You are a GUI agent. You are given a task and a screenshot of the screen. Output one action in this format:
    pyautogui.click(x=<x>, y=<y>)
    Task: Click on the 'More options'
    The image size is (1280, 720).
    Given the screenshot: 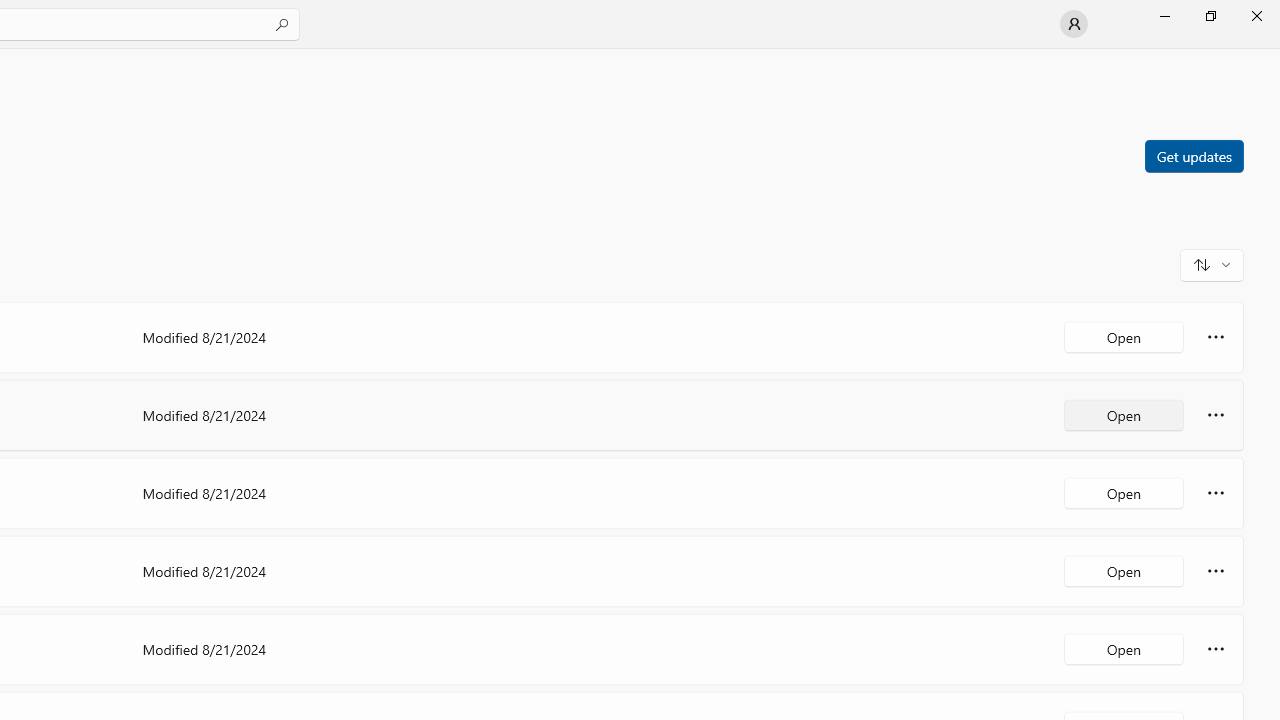 What is the action you would take?
    pyautogui.click(x=1215, y=649)
    